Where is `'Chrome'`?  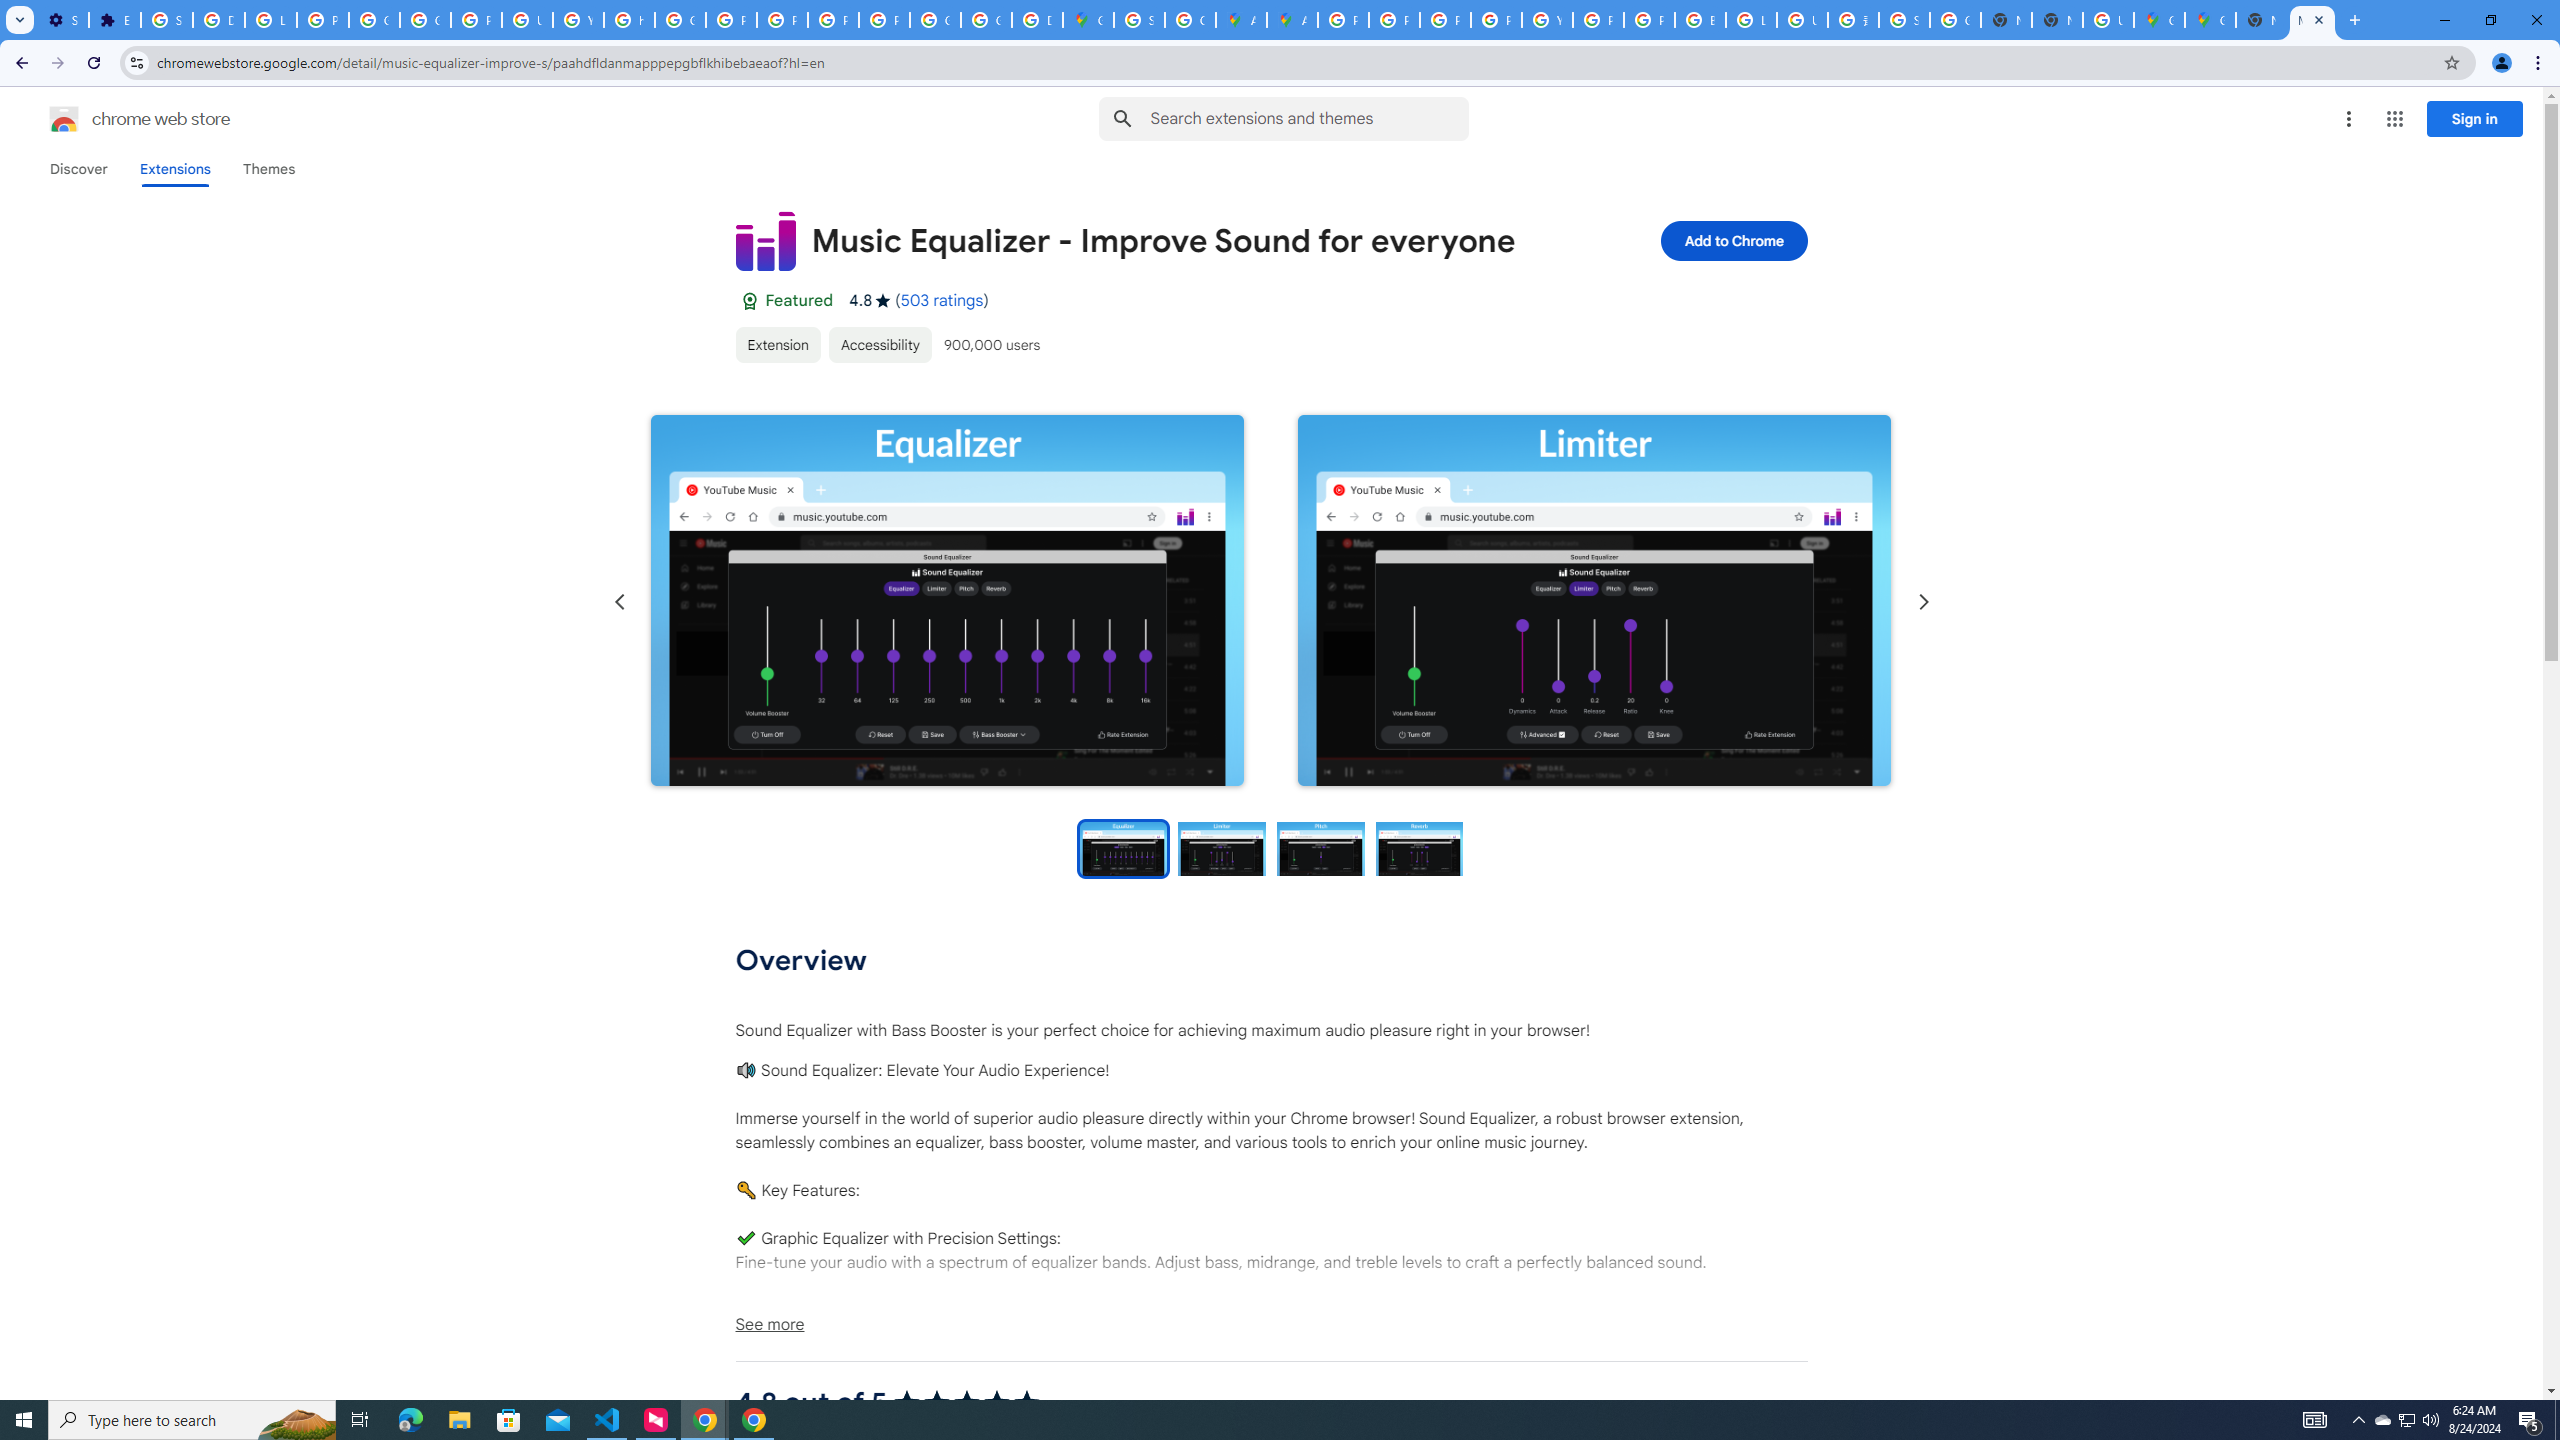 'Chrome' is located at coordinates (2539, 62).